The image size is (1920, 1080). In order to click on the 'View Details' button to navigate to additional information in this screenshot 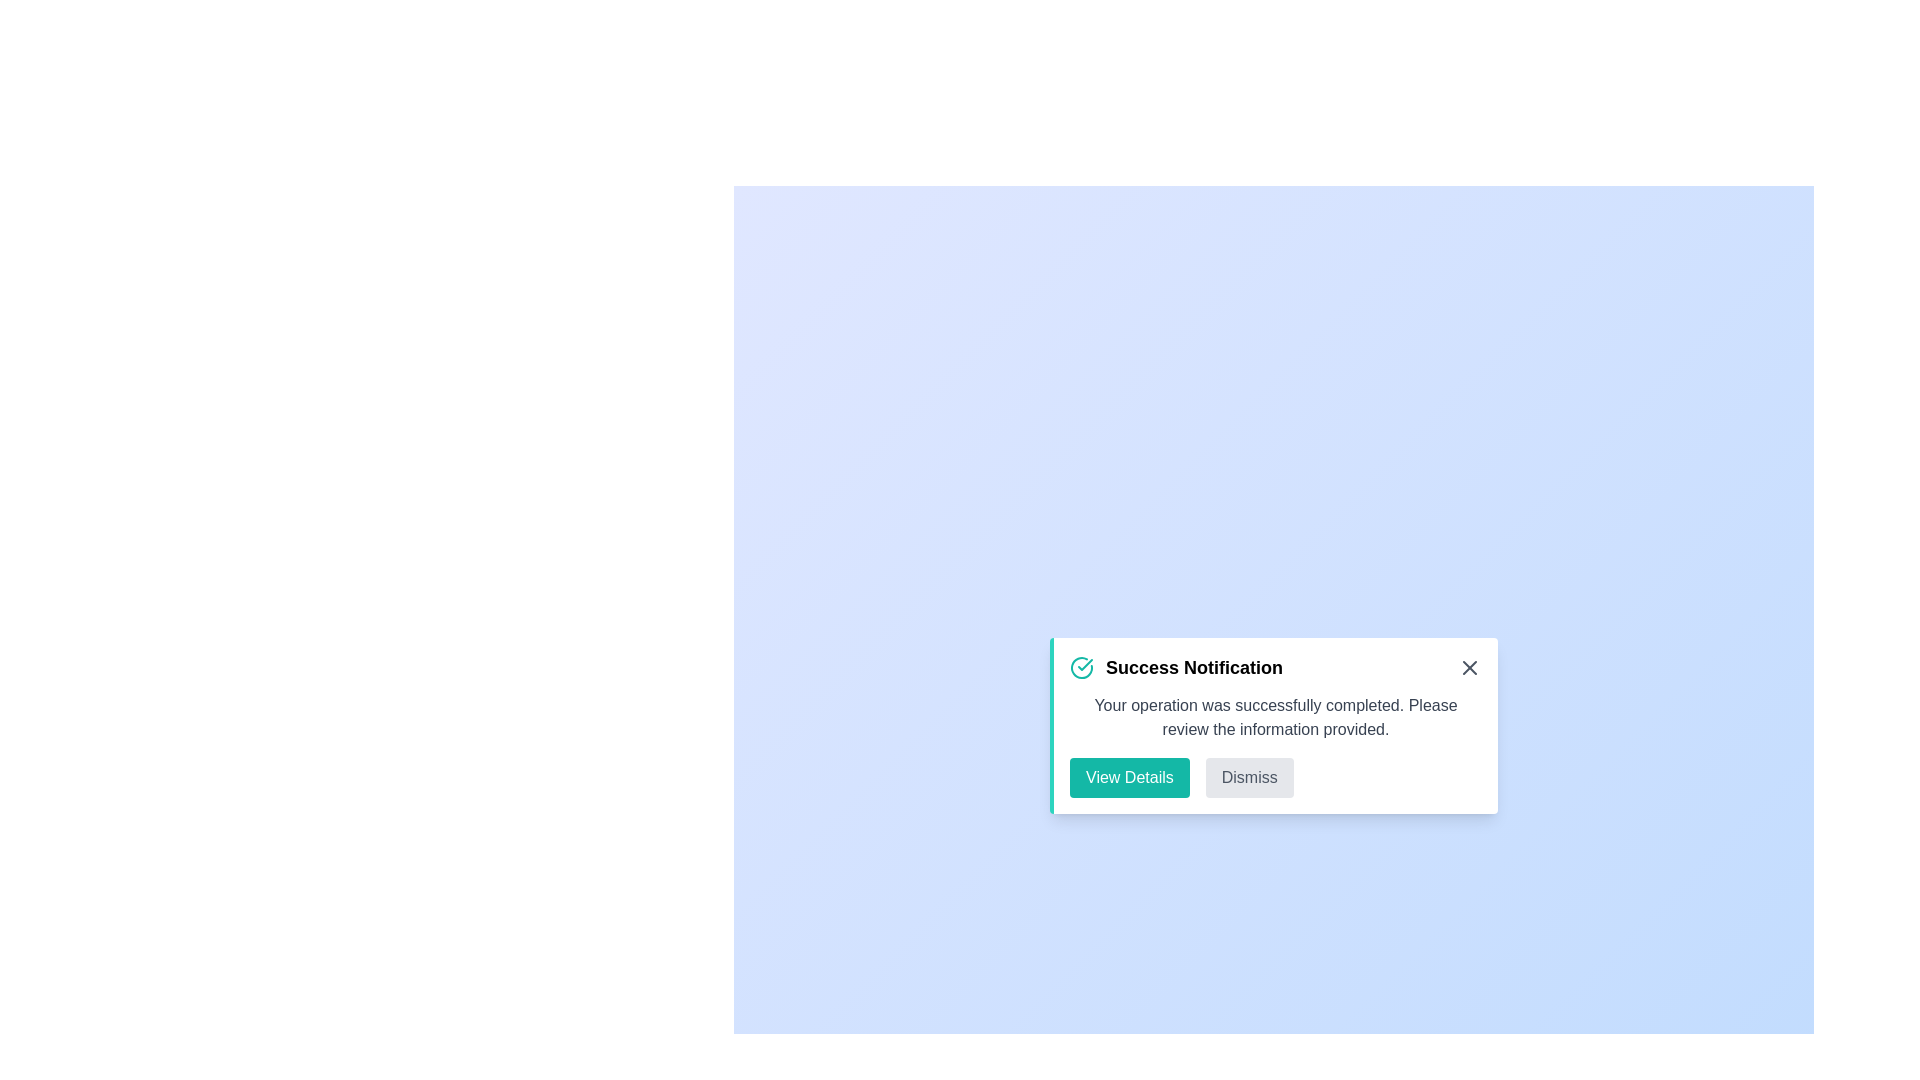, I will do `click(1129, 777)`.